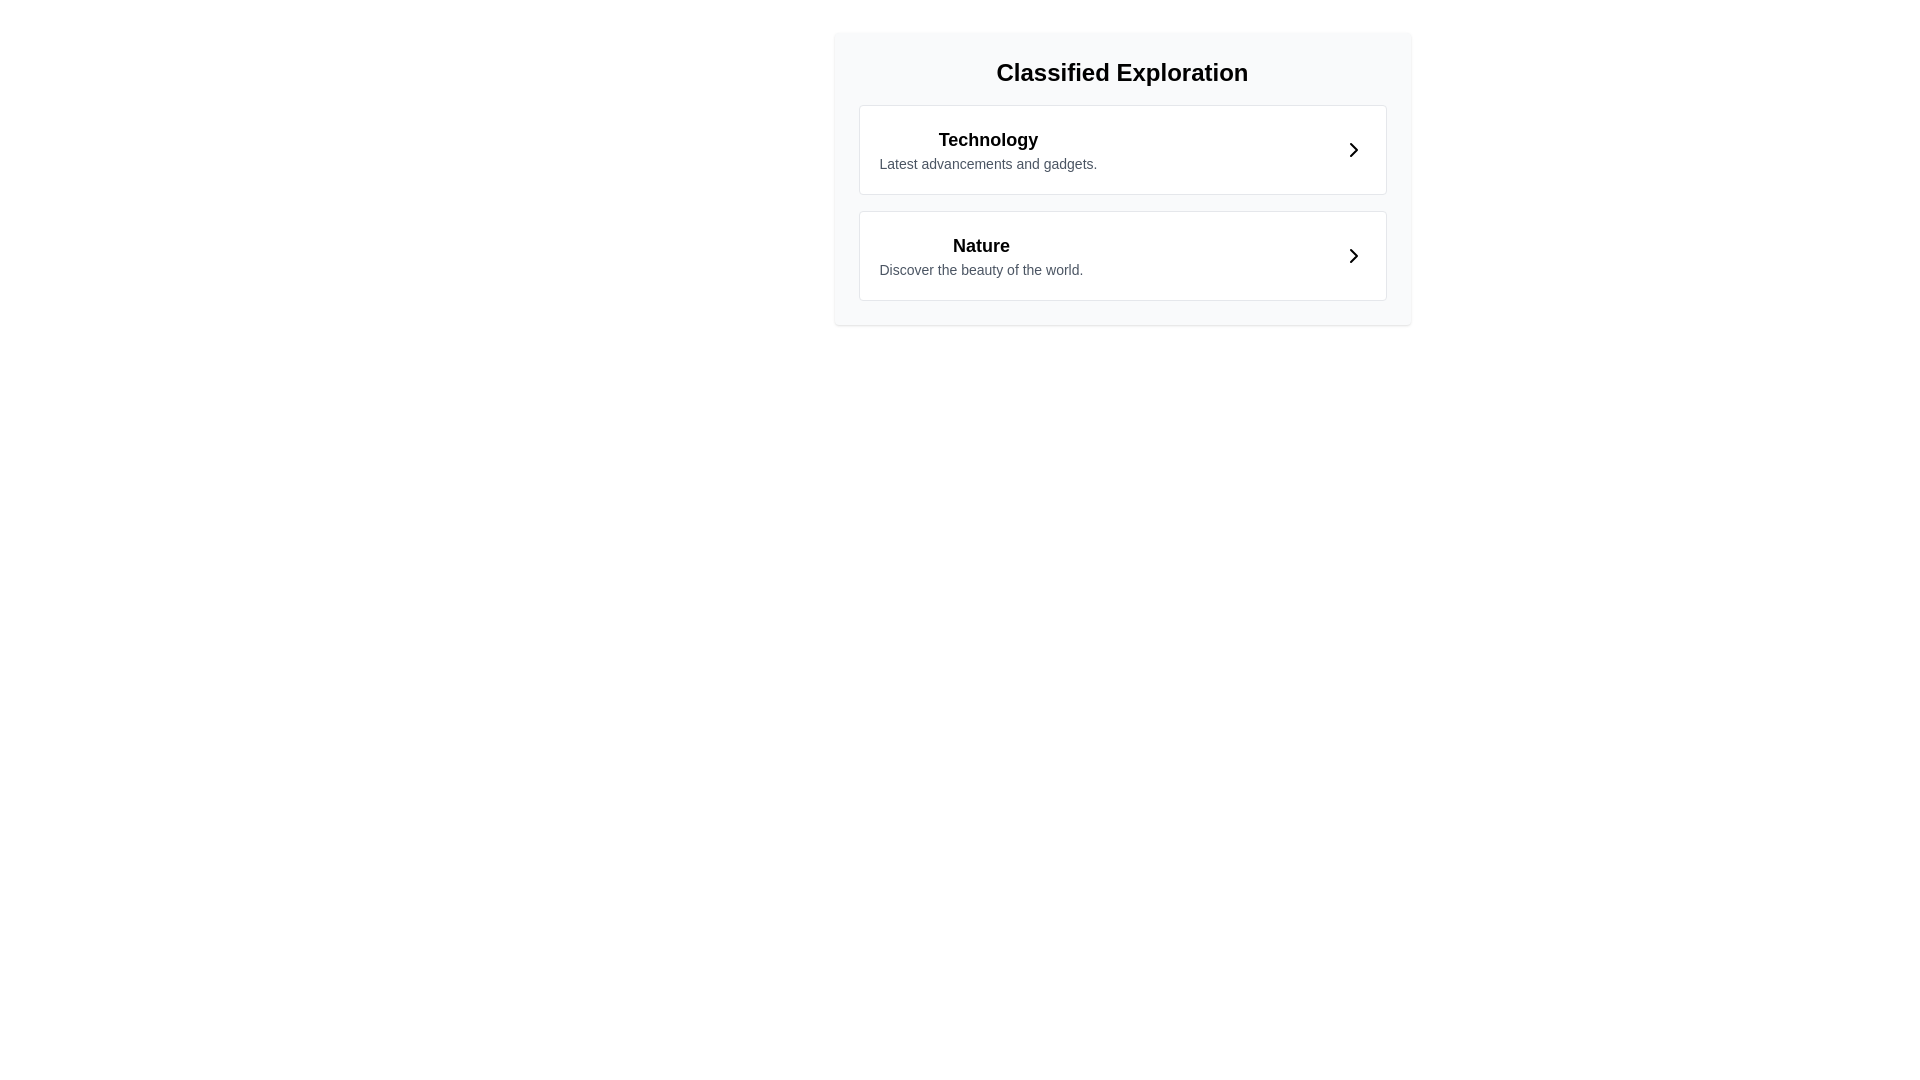 The width and height of the screenshot is (1920, 1080). What do you see at coordinates (988, 149) in the screenshot?
I see `the first text-based clickable item in the vertical list that navigates to technology and gadget advancements` at bounding box center [988, 149].